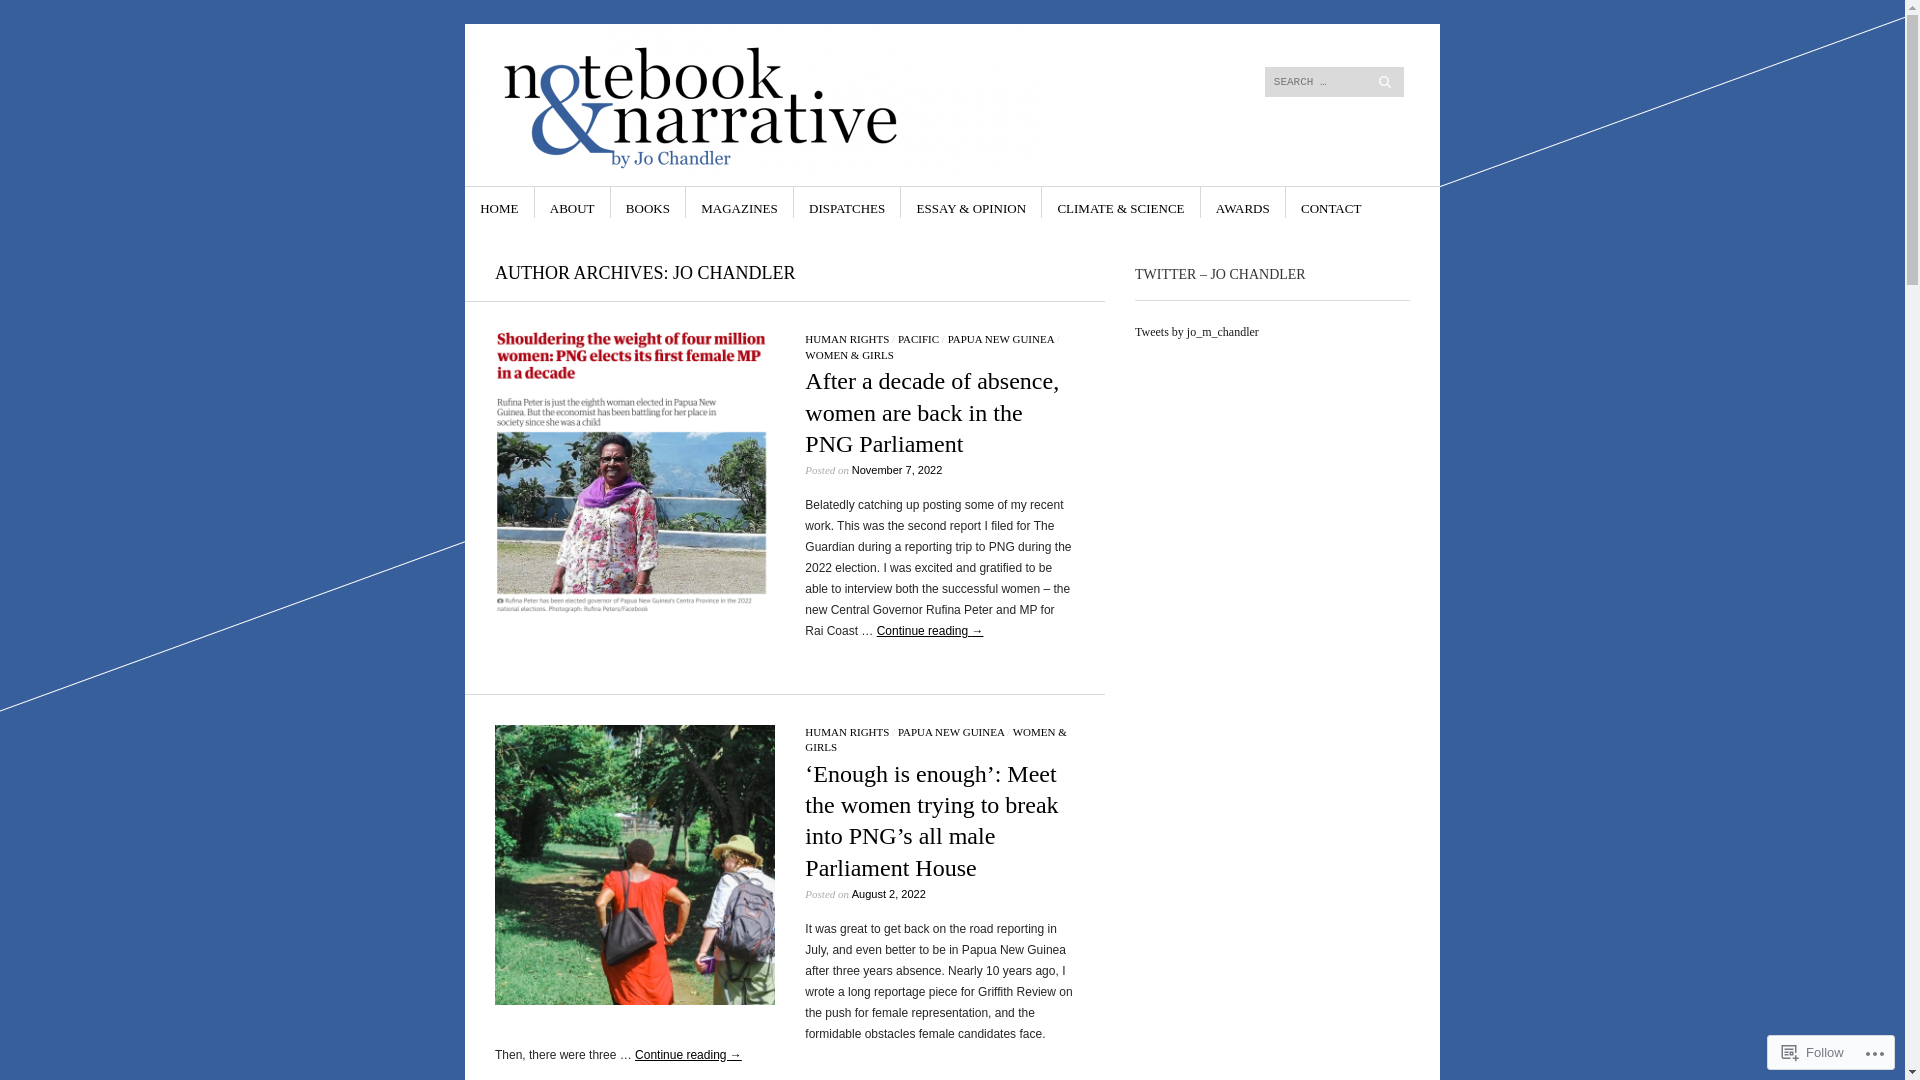 The height and width of the screenshot is (1080, 1920). Describe the element at coordinates (846, 732) in the screenshot. I see `'HUMAN RIGHTS'` at that location.